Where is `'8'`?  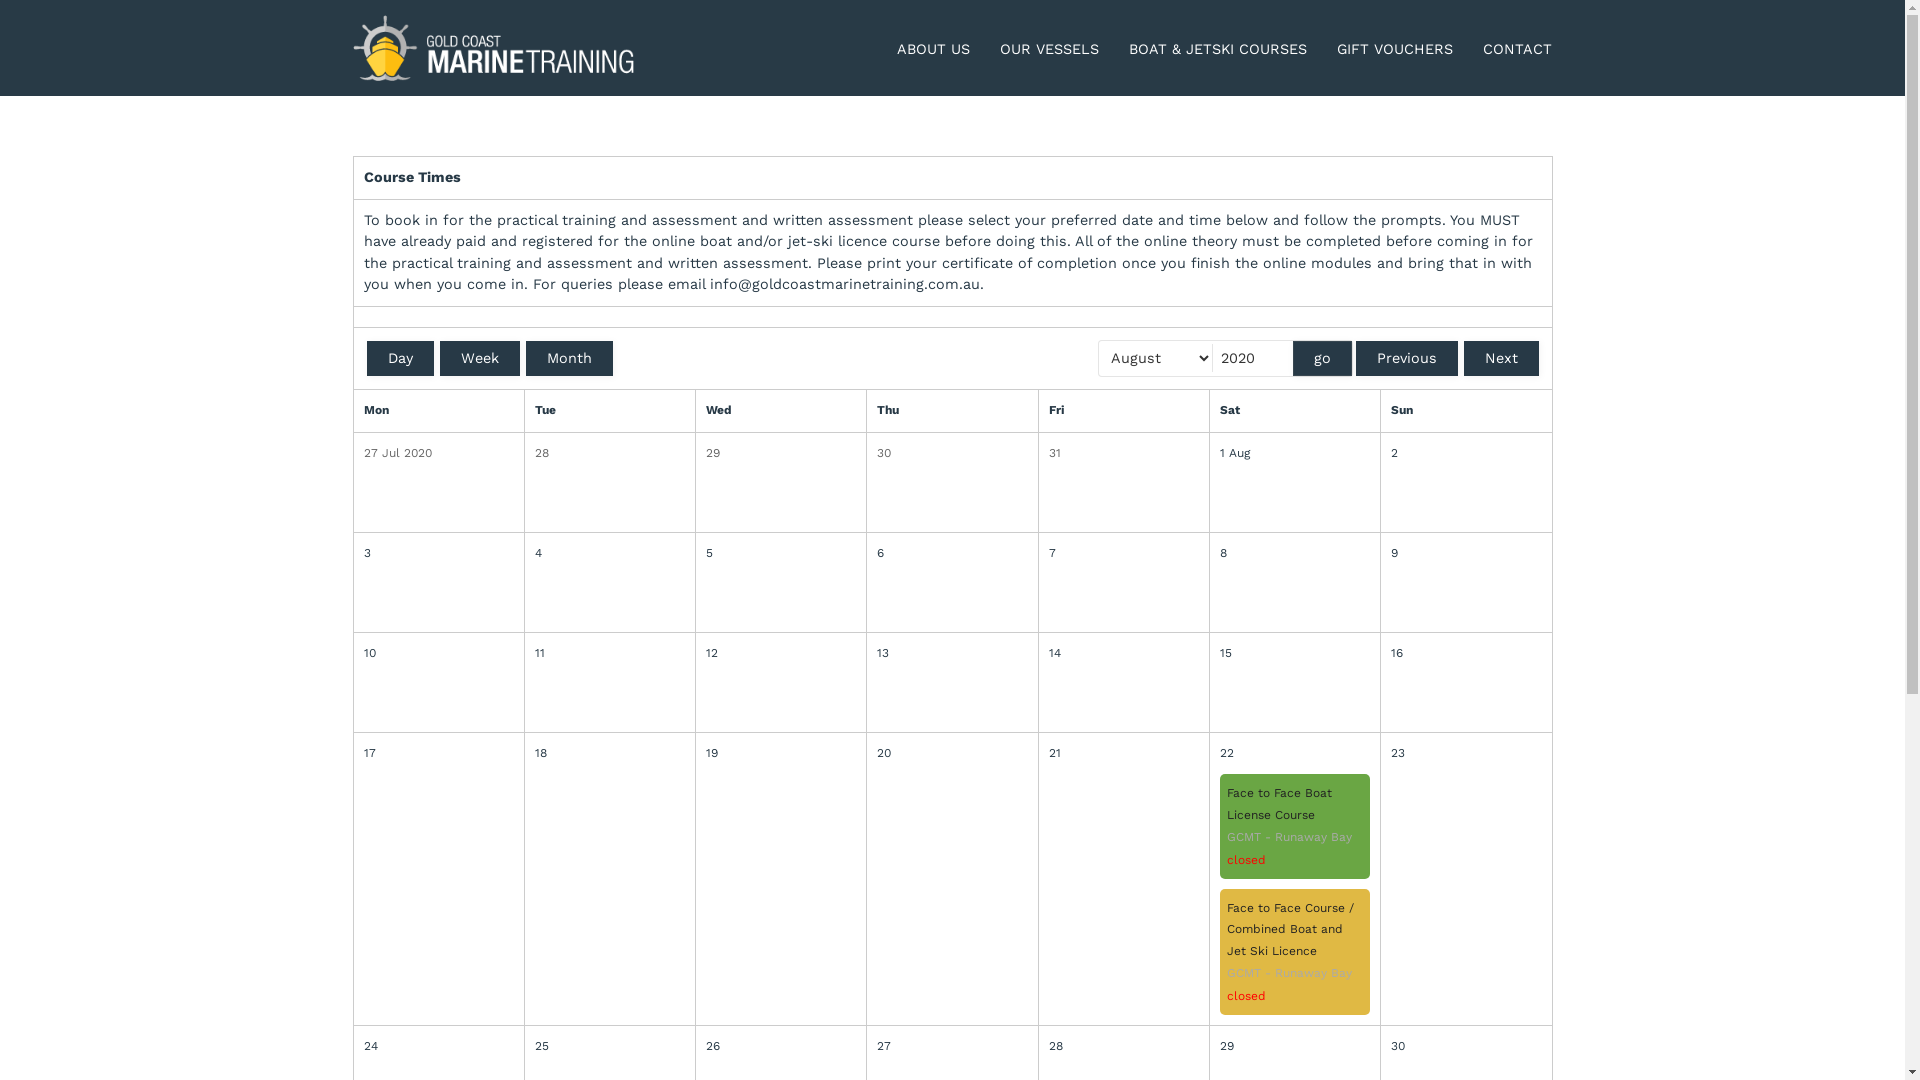
'8' is located at coordinates (1295, 554).